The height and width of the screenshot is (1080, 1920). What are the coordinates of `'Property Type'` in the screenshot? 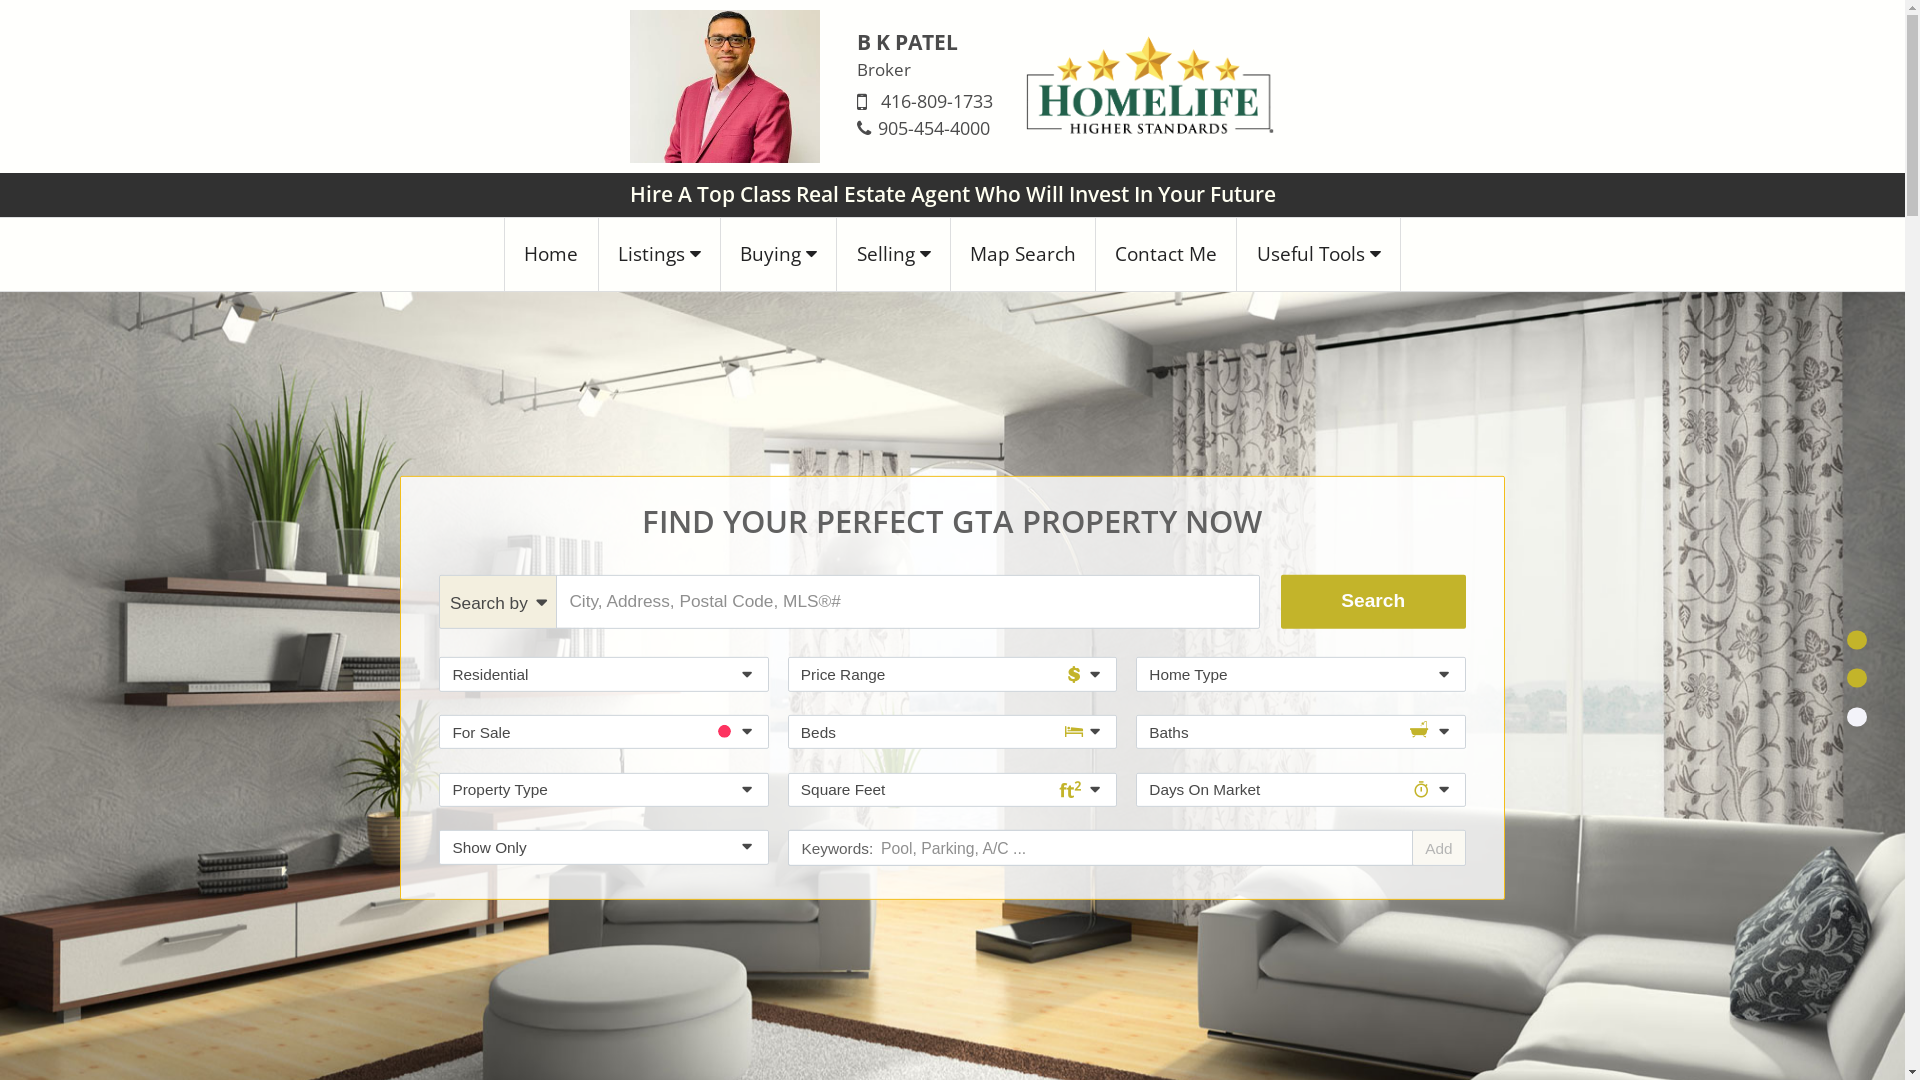 It's located at (602, 788).